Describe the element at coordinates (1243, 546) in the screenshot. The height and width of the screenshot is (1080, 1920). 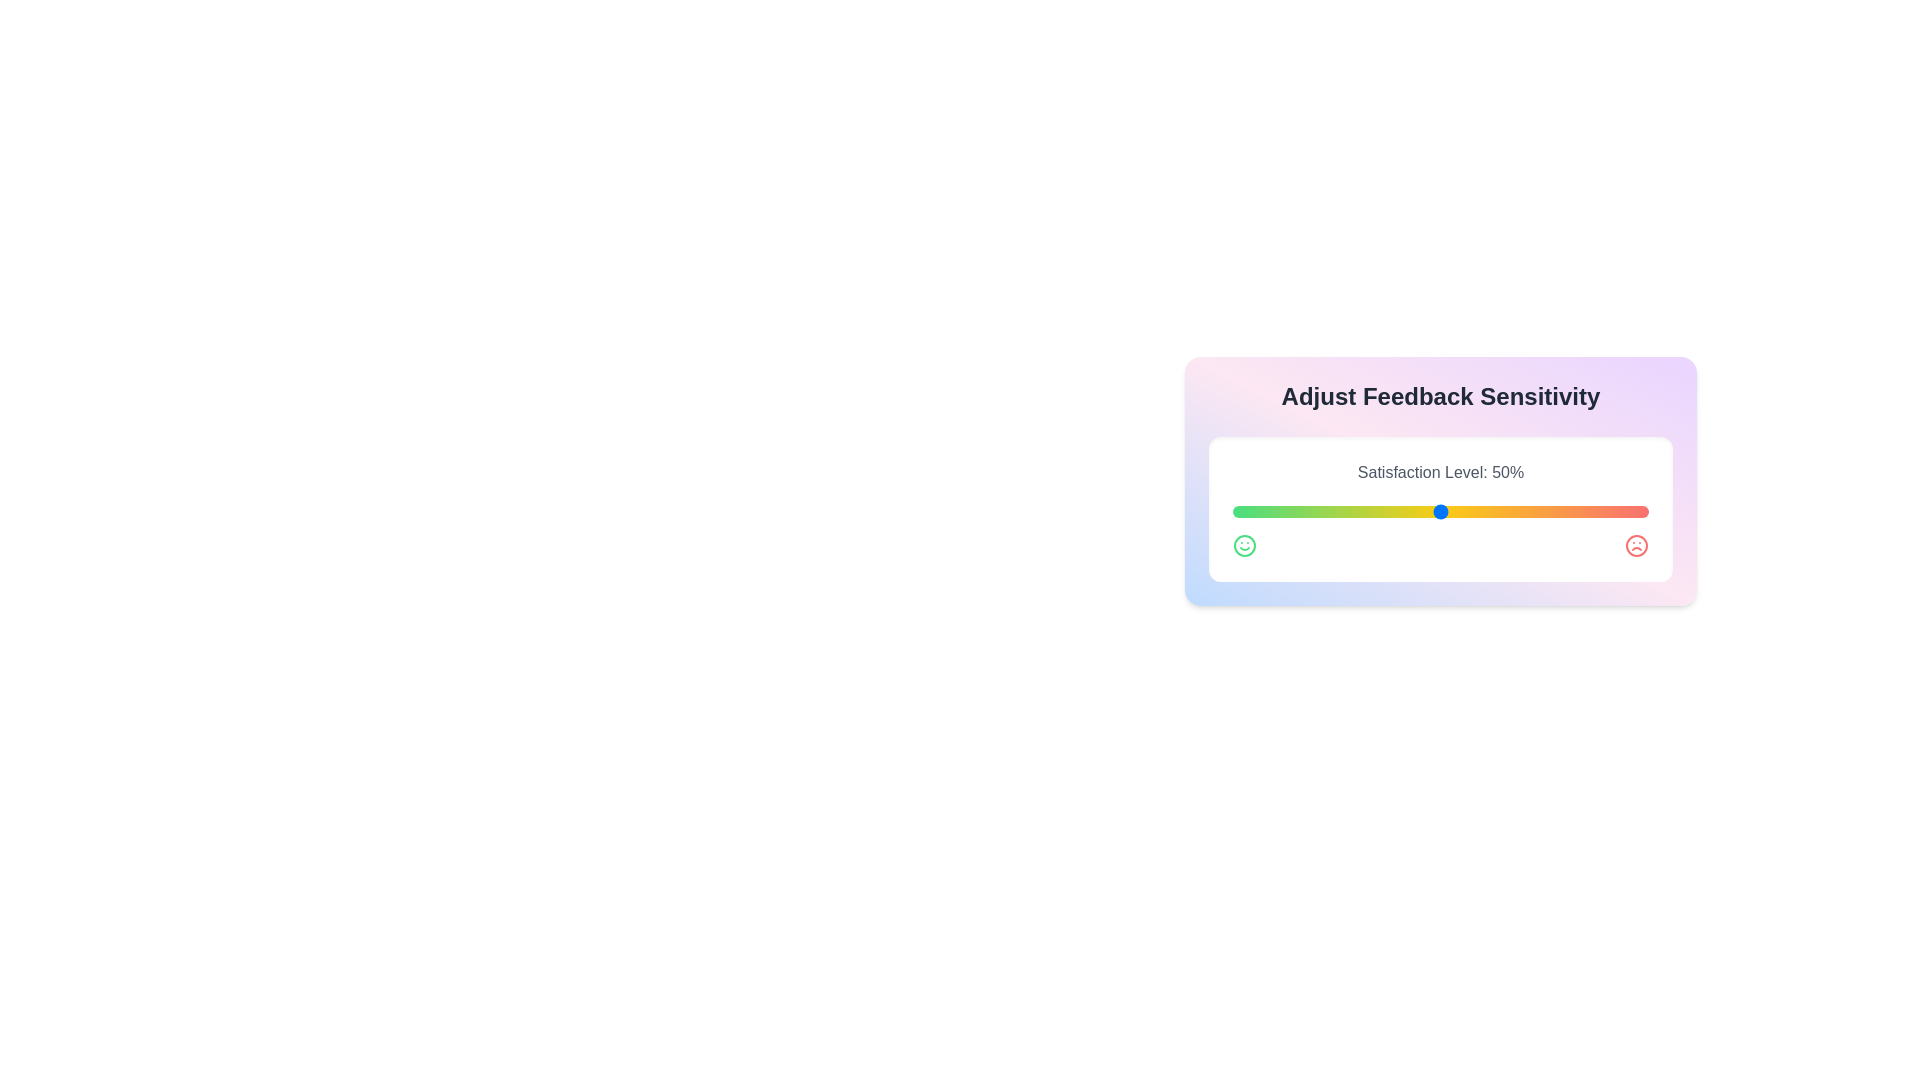
I see `the smile icon to indicate positive feedback` at that location.